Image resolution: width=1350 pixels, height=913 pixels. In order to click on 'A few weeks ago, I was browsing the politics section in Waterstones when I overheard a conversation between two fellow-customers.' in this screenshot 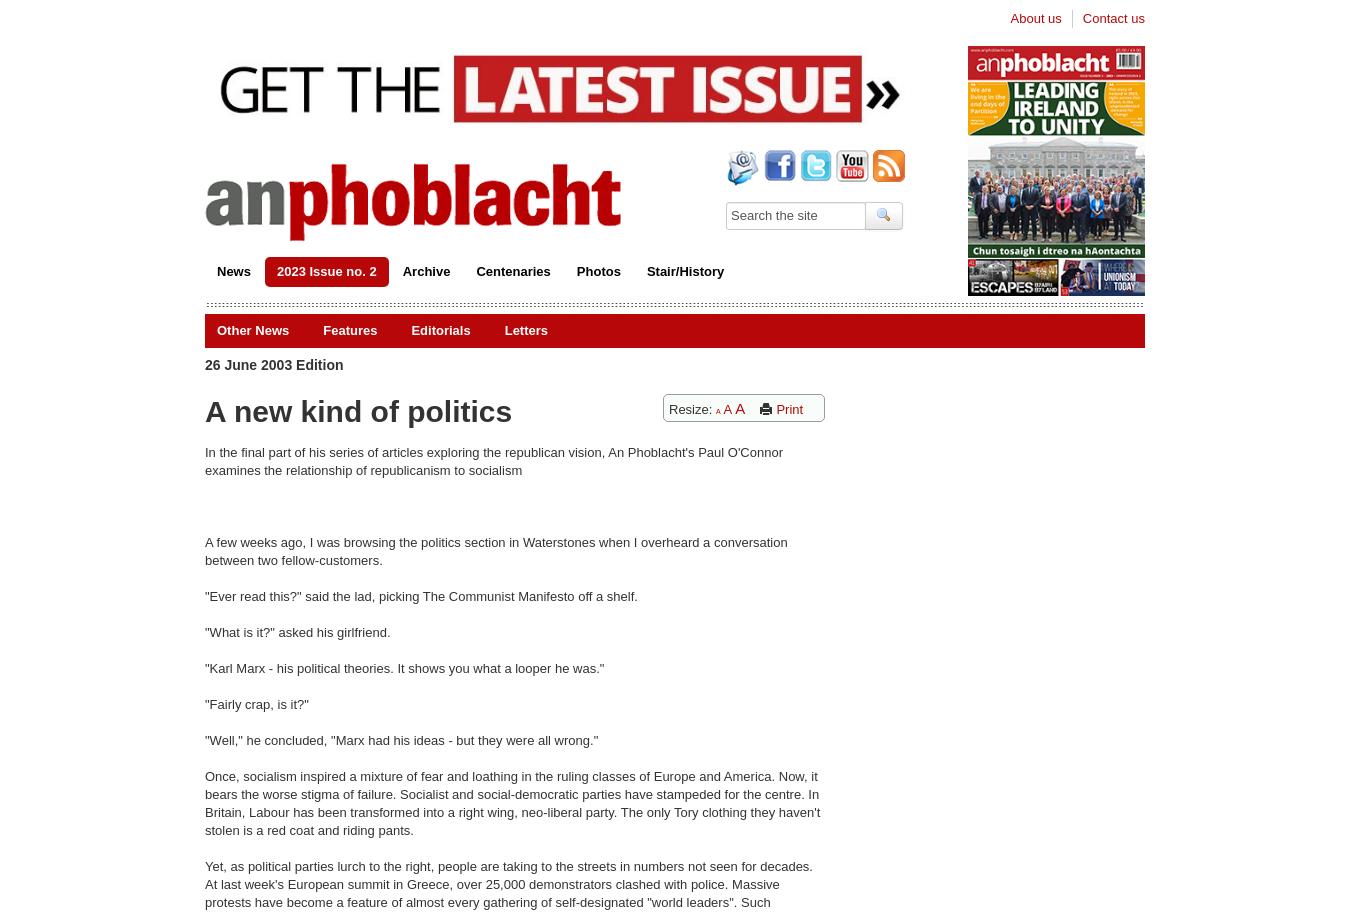, I will do `click(494, 550)`.